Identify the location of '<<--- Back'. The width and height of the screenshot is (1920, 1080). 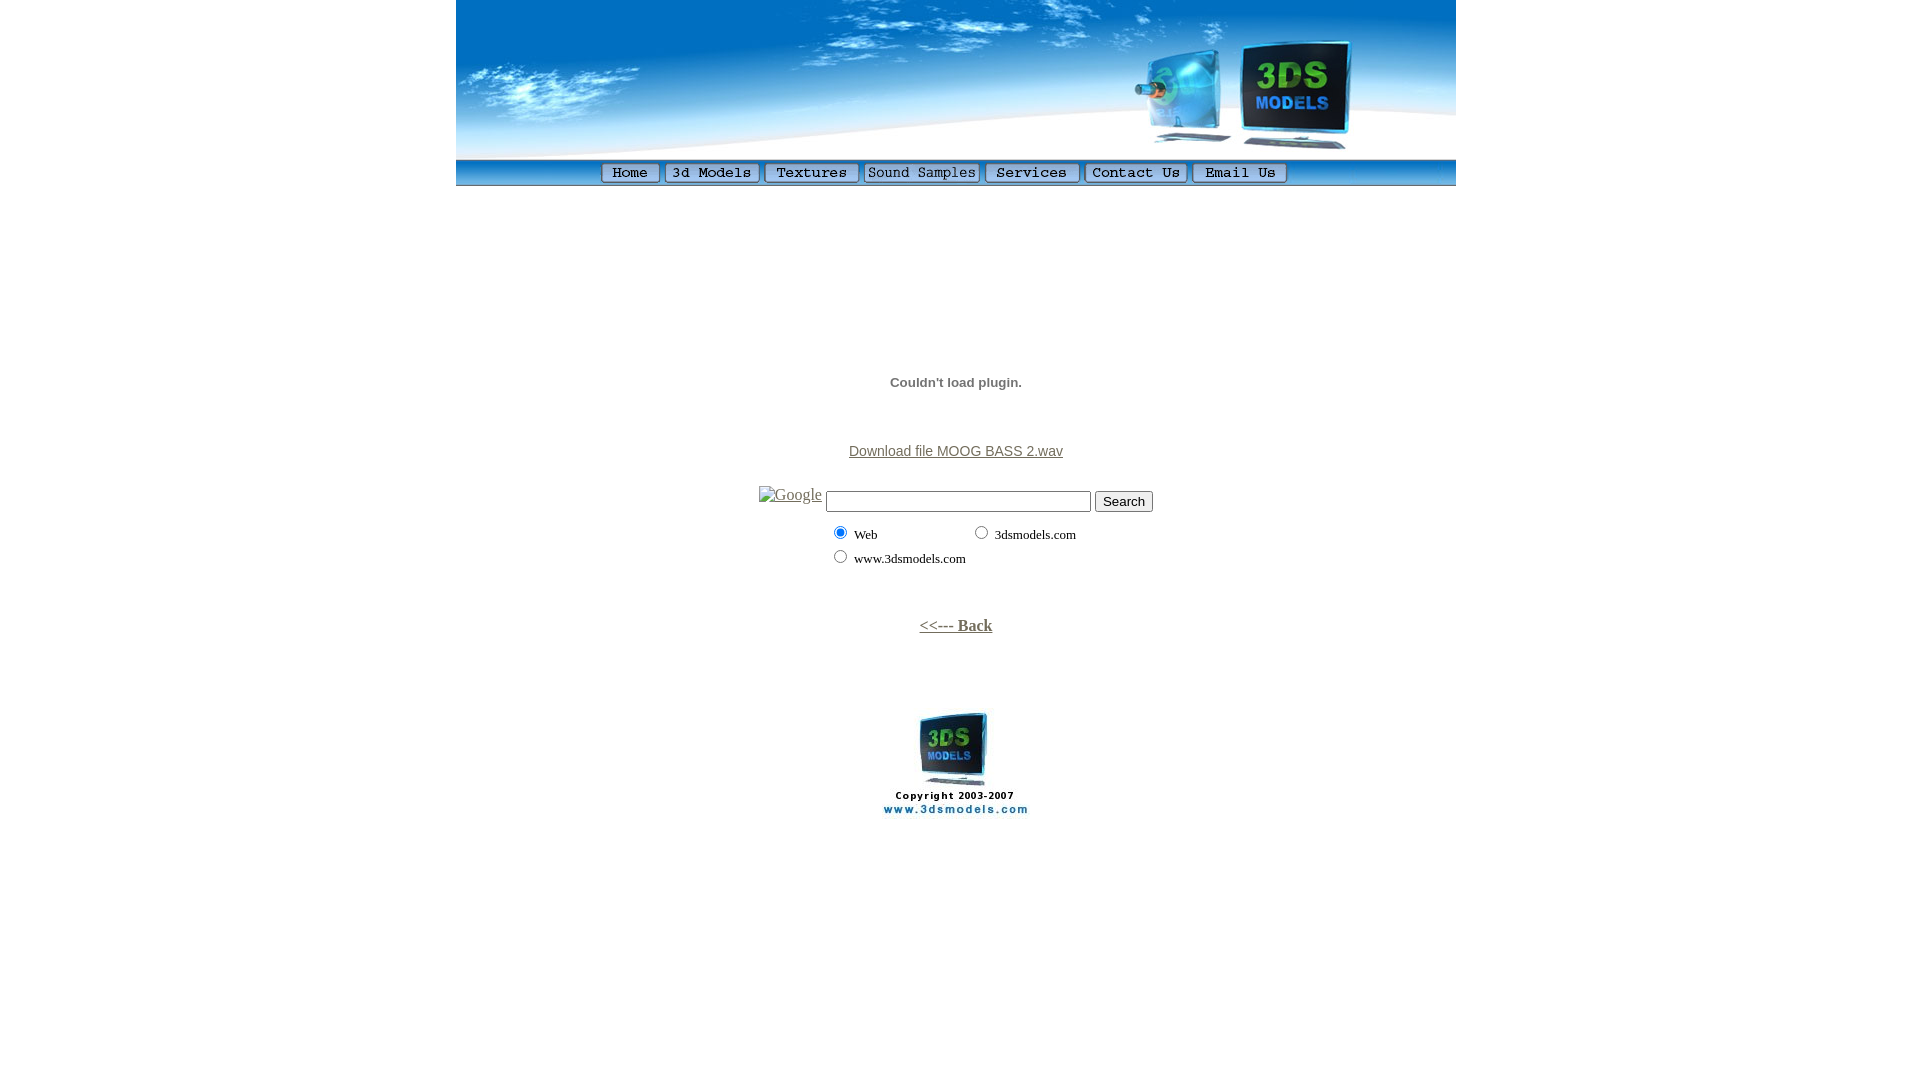
(955, 624).